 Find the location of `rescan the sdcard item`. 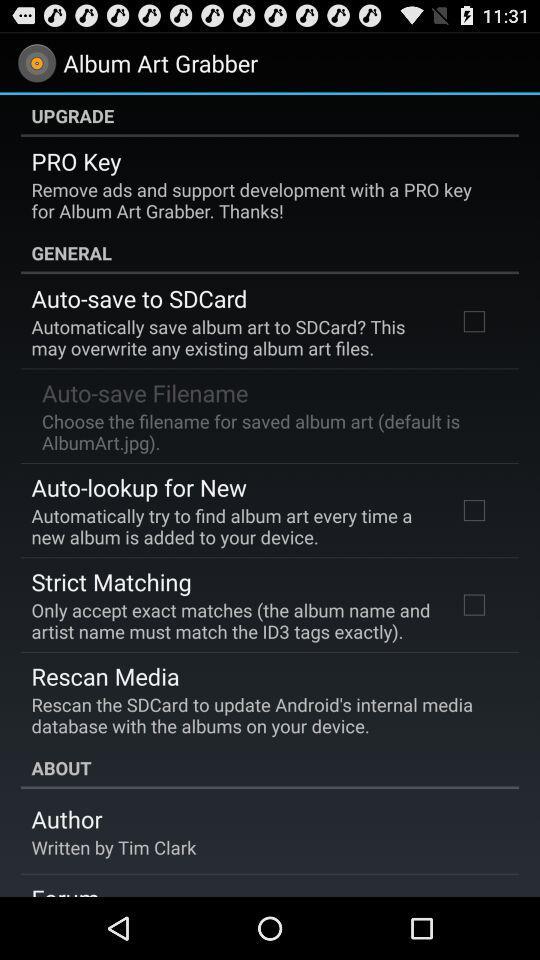

rescan the sdcard item is located at coordinates (263, 715).